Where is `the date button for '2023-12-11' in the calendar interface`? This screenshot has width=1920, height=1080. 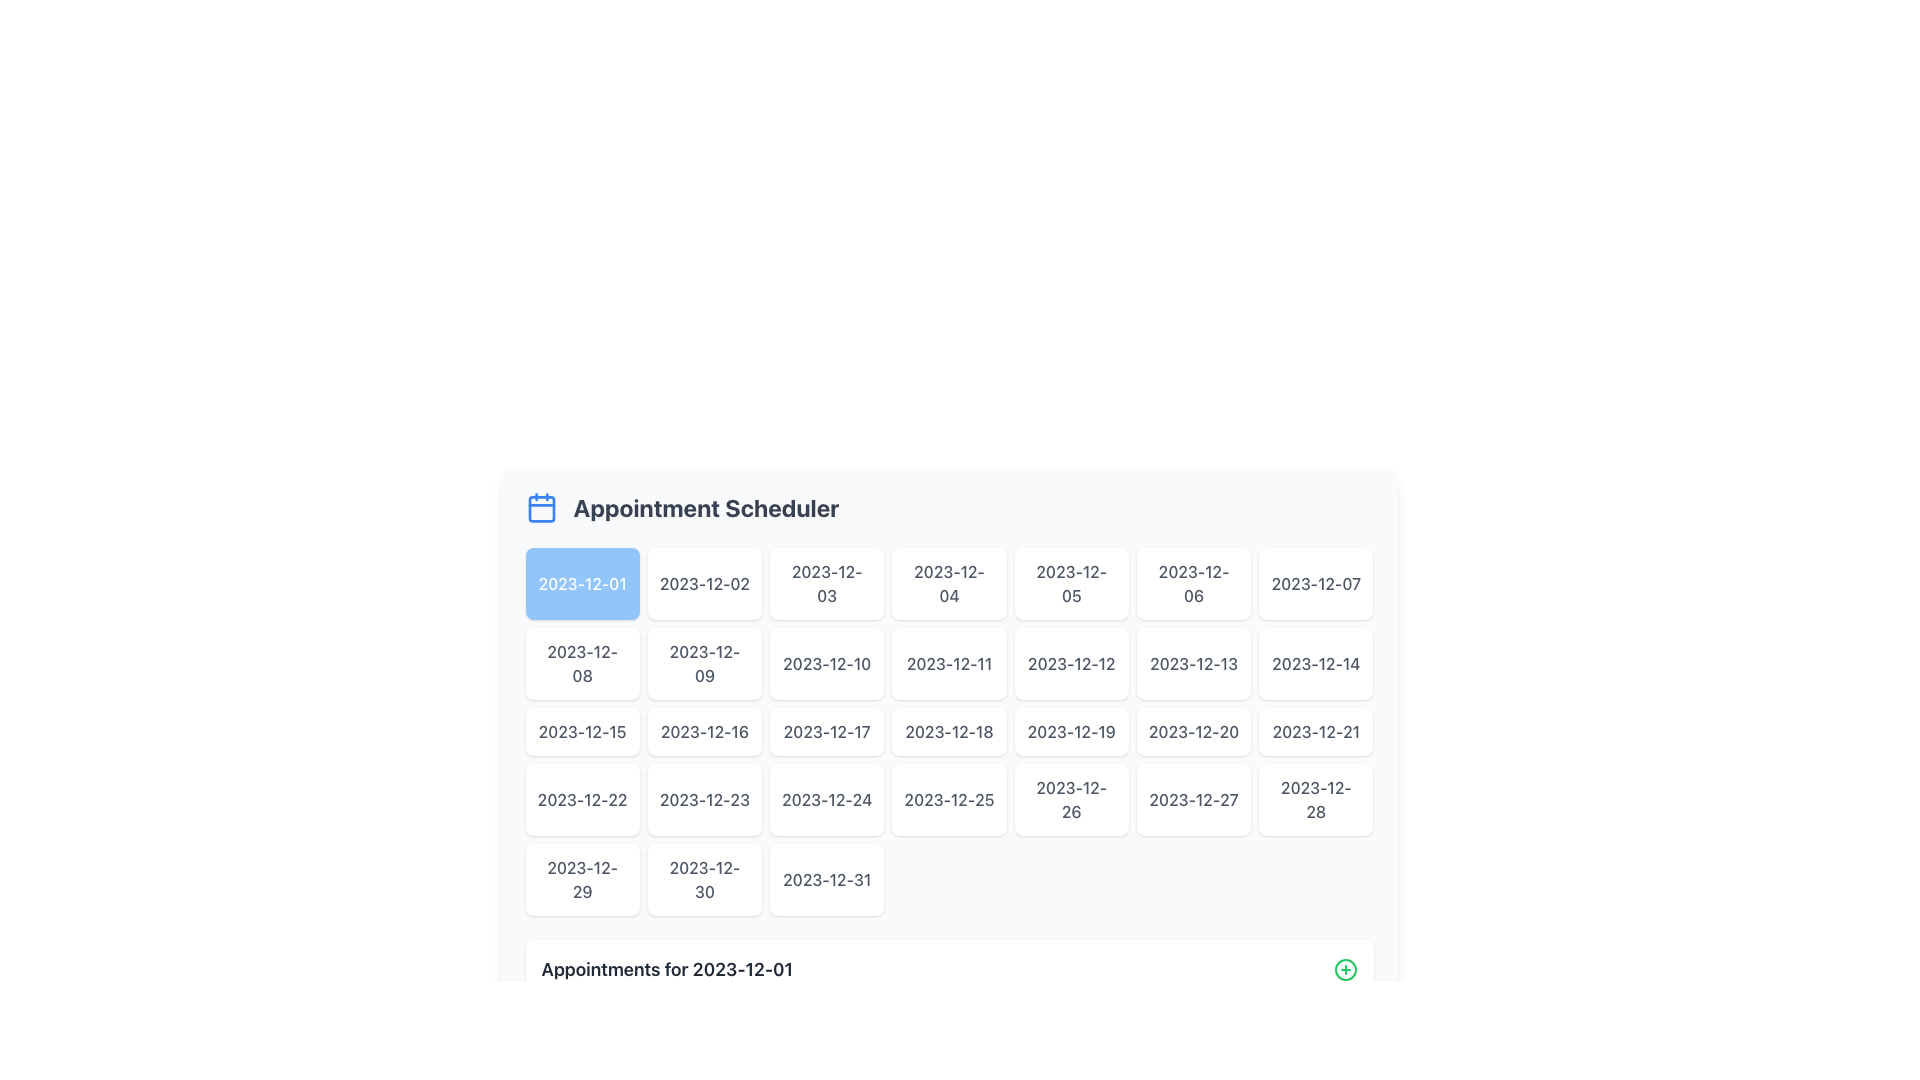
the date button for '2023-12-11' in the calendar interface is located at coordinates (948, 663).